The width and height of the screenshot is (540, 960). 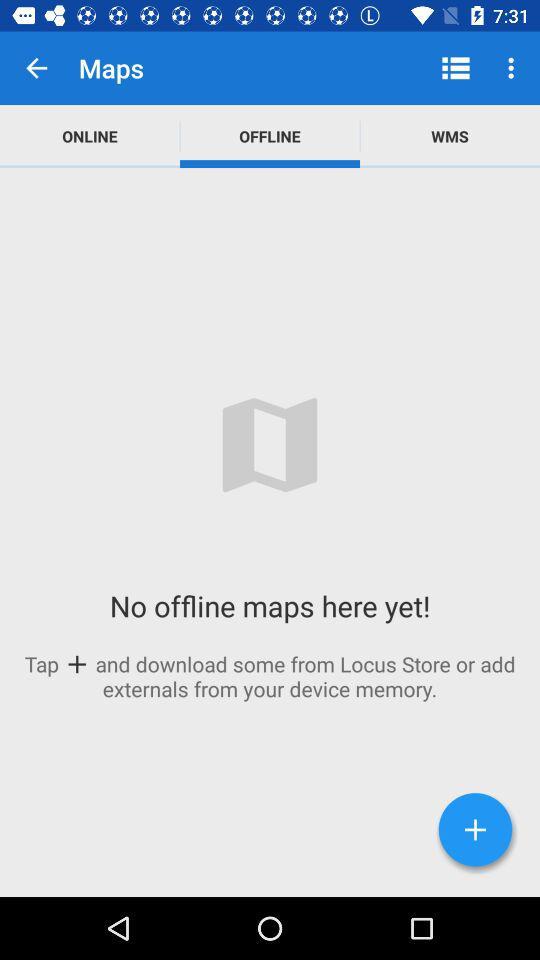 What do you see at coordinates (89, 135) in the screenshot?
I see `icon above the no offline maps item` at bounding box center [89, 135].